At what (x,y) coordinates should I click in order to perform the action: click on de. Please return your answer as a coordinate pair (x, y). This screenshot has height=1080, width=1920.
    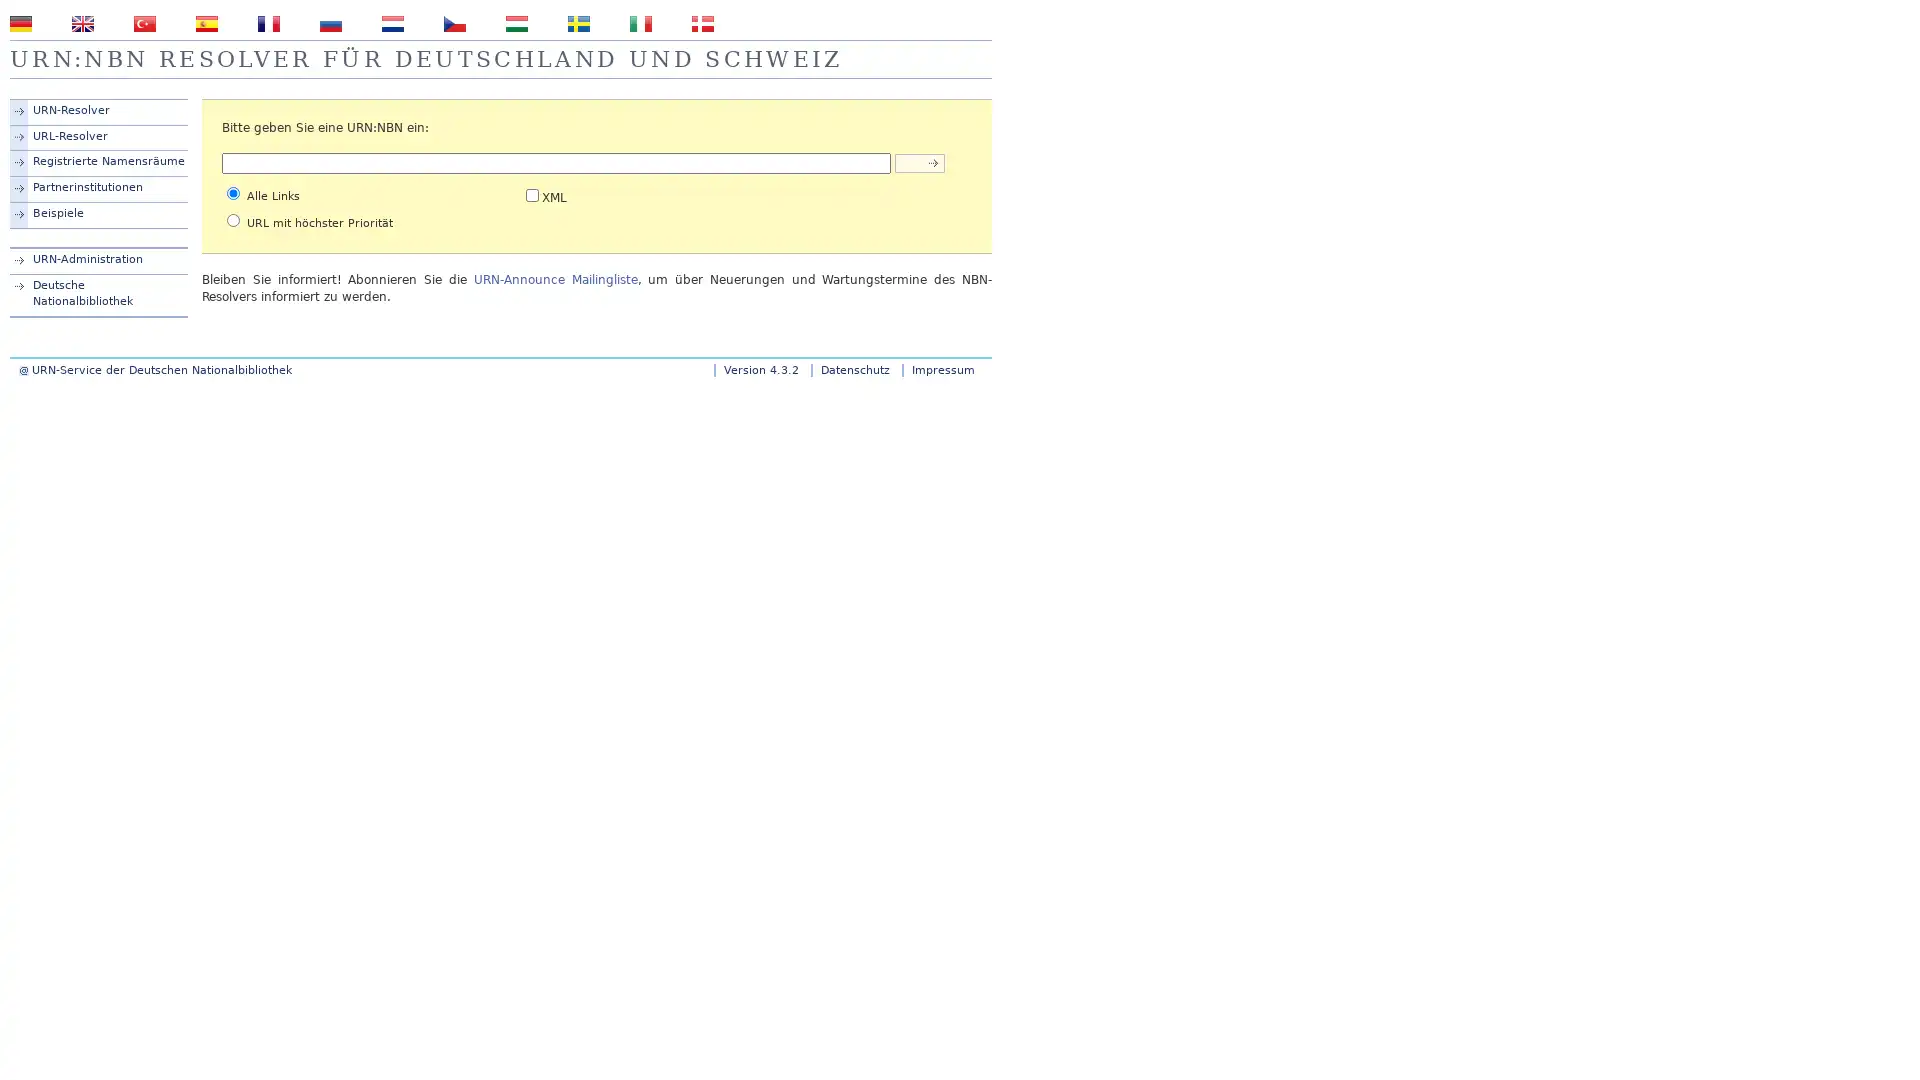
    Looking at the image, I should click on (20, 23).